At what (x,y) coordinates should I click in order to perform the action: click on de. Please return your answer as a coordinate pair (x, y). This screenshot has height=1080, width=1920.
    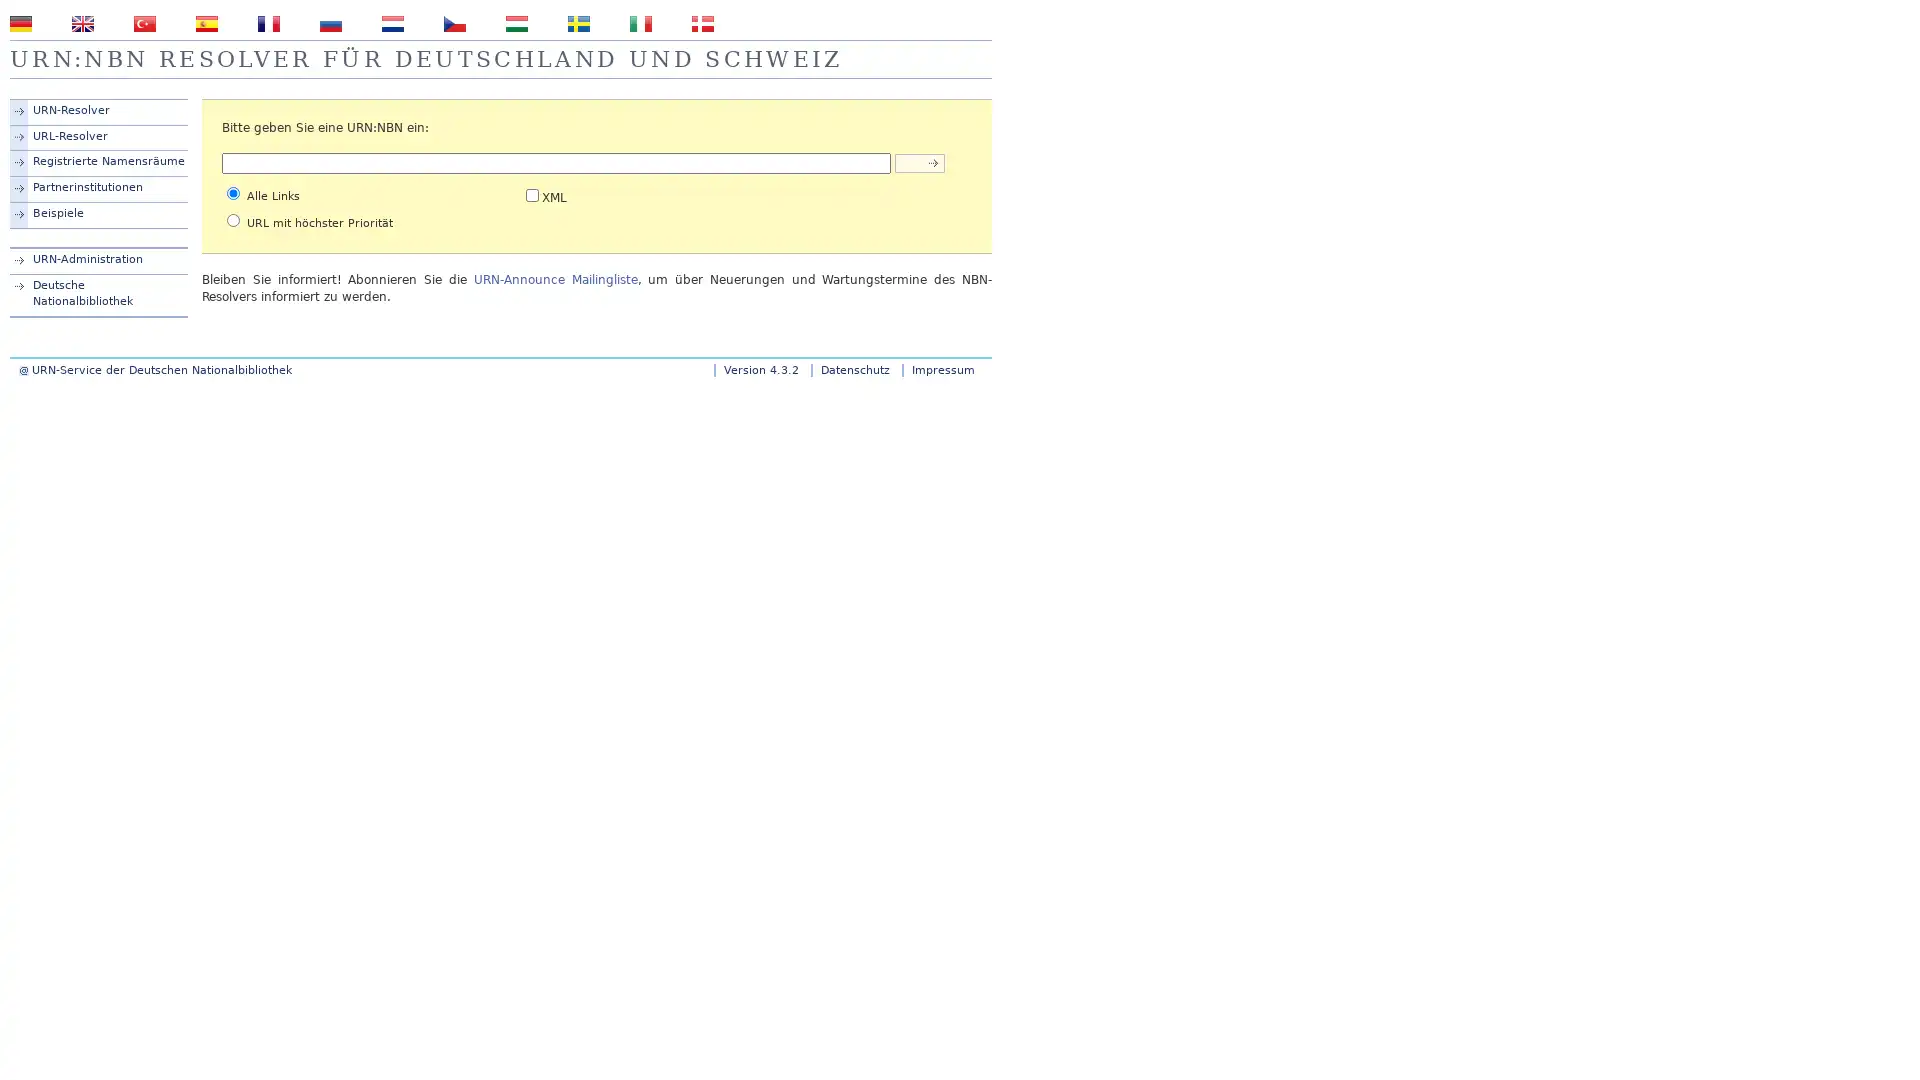
    Looking at the image, I should click on (20, 23).